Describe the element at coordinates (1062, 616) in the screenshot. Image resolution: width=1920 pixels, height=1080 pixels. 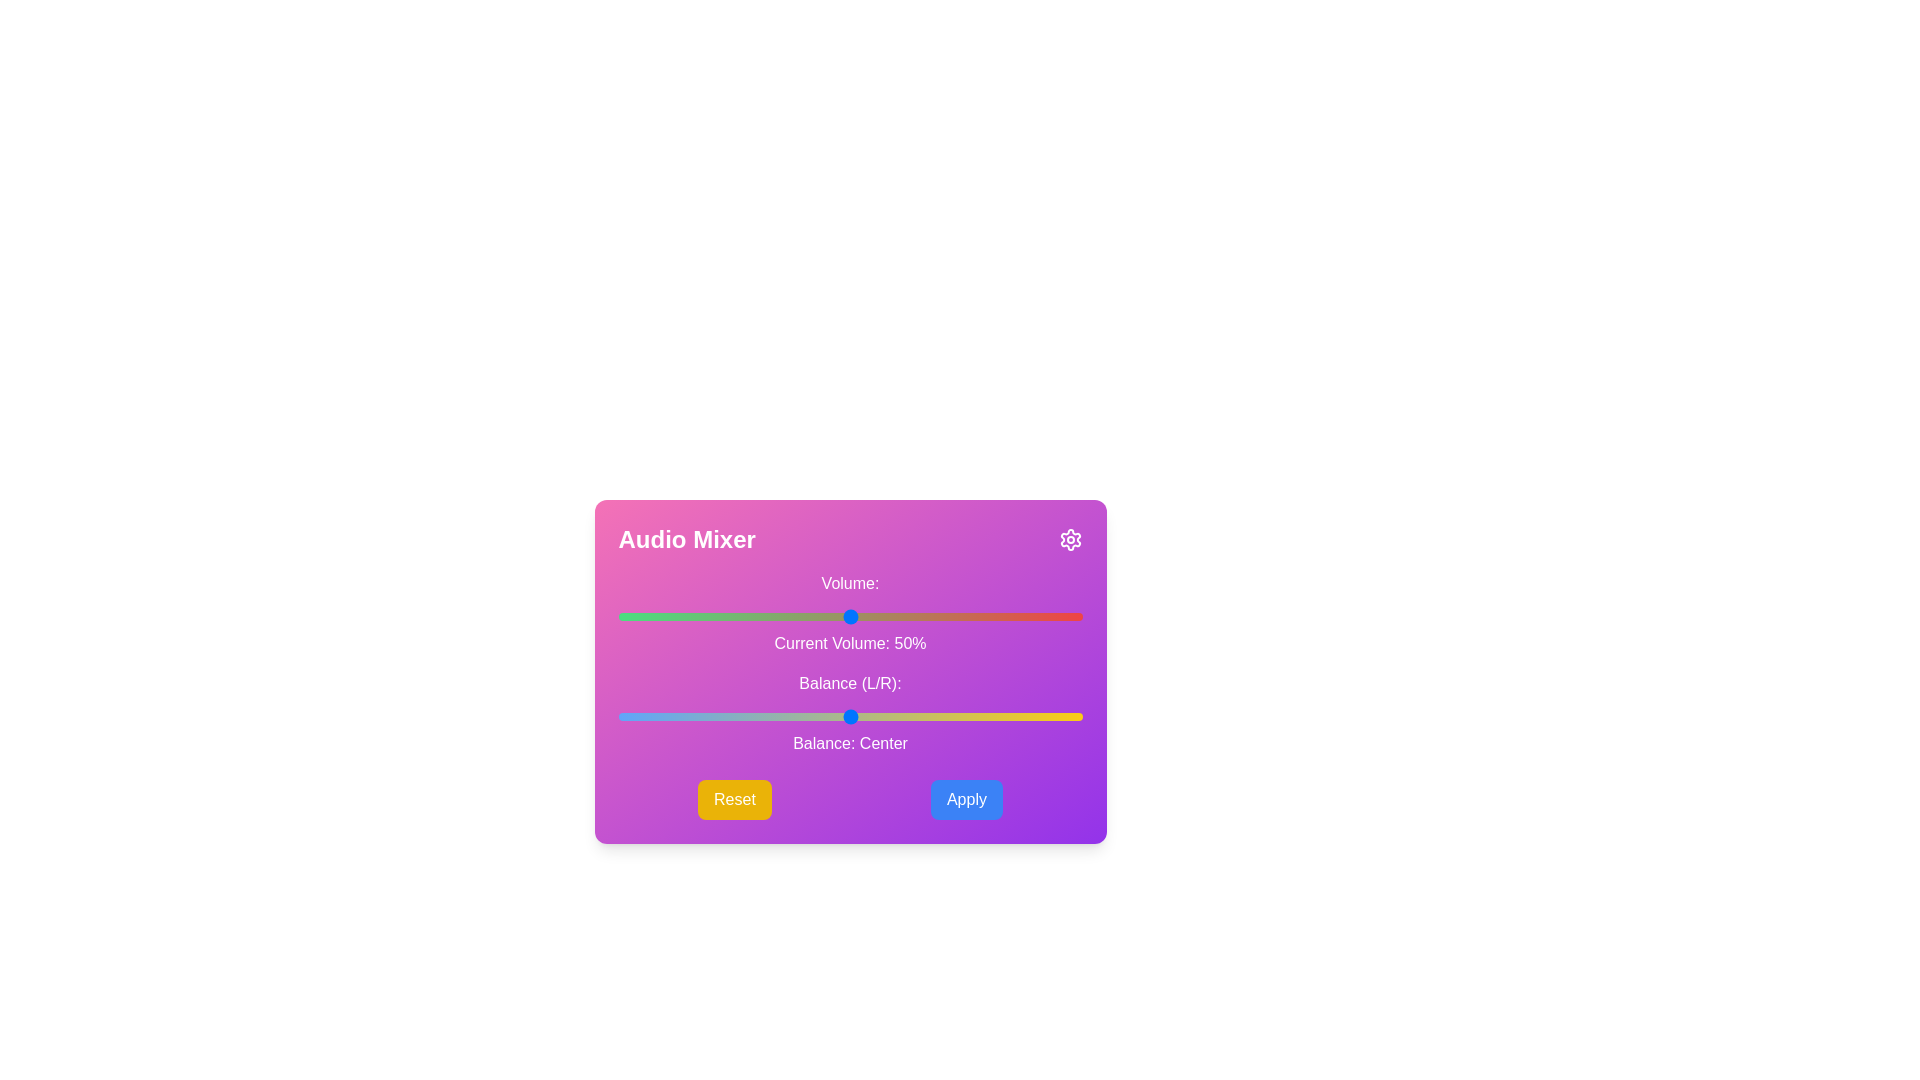
I see `the volume slider to set the volume to 96%` at that location.